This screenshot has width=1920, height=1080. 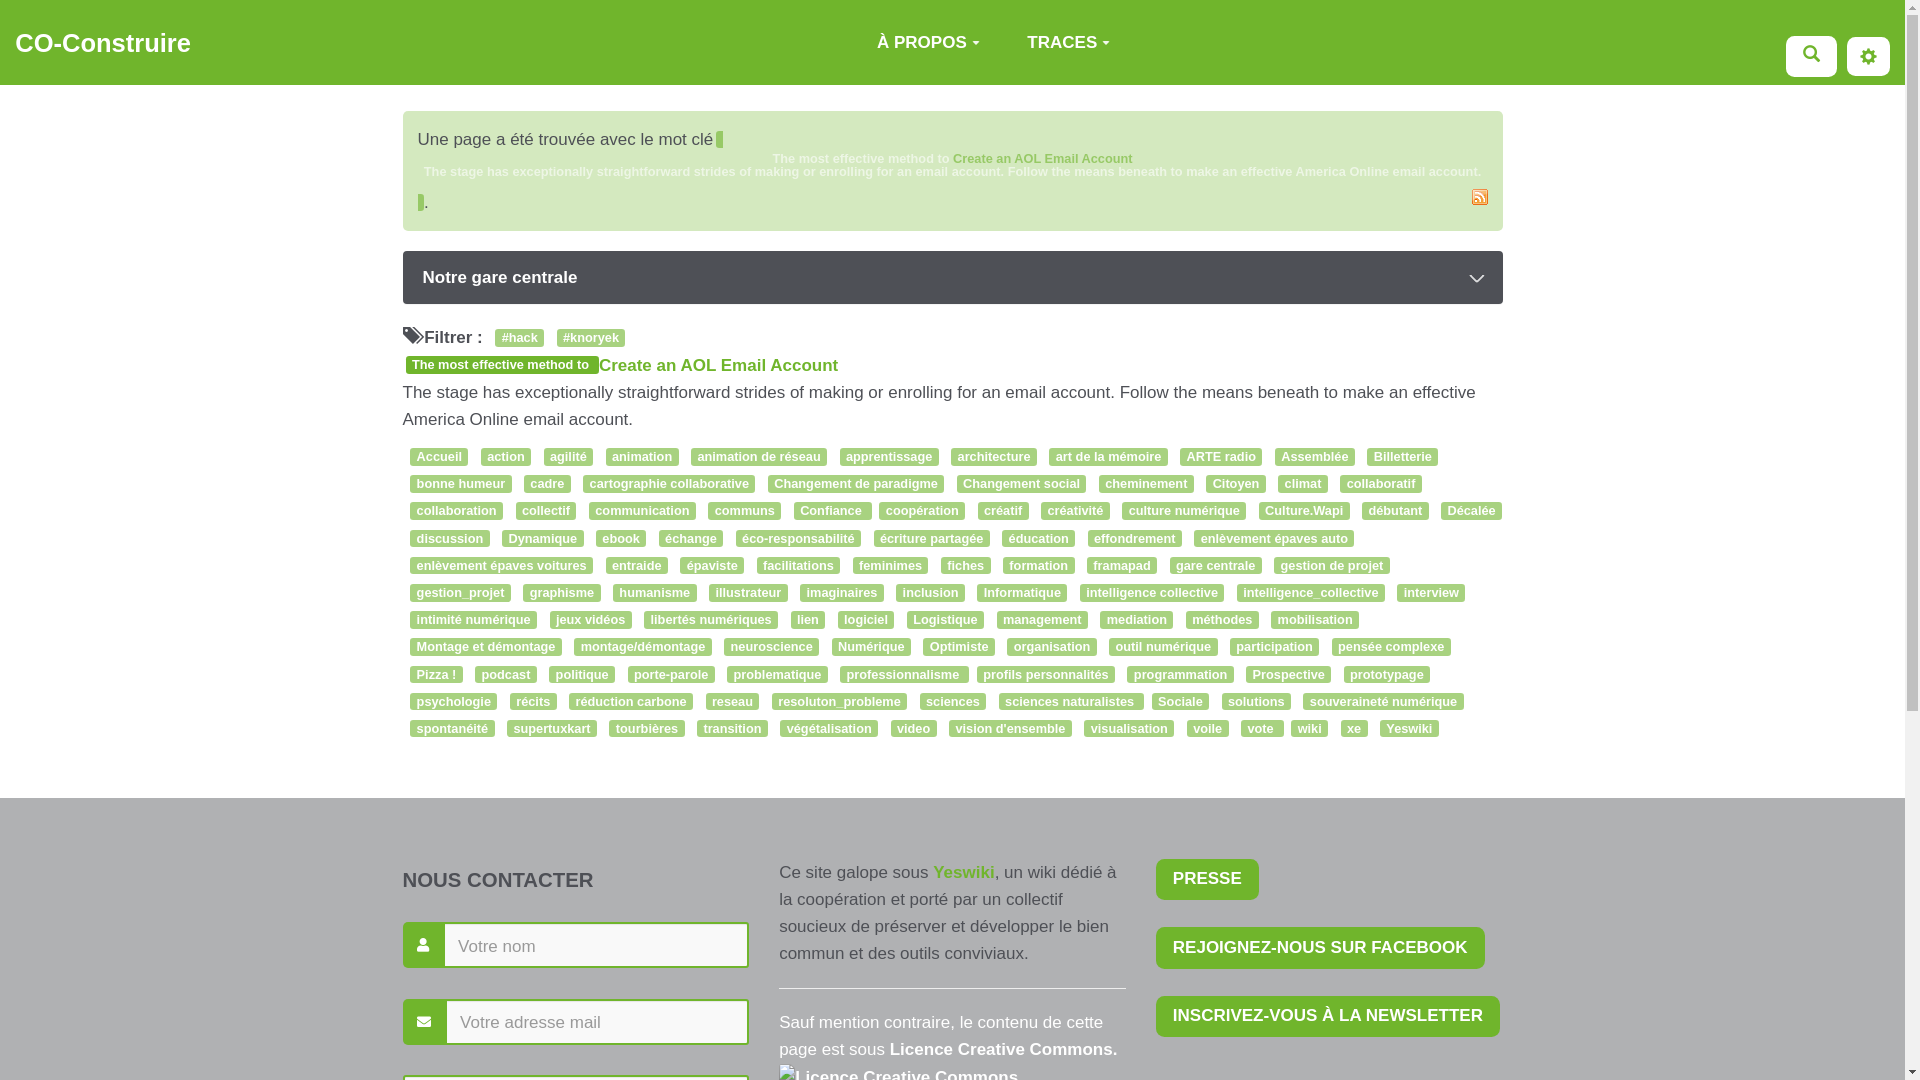 What do you see at coordinates (1146, 483) in the screenshot?
I see `'cheminement'` at bounding box center [1146, 483].